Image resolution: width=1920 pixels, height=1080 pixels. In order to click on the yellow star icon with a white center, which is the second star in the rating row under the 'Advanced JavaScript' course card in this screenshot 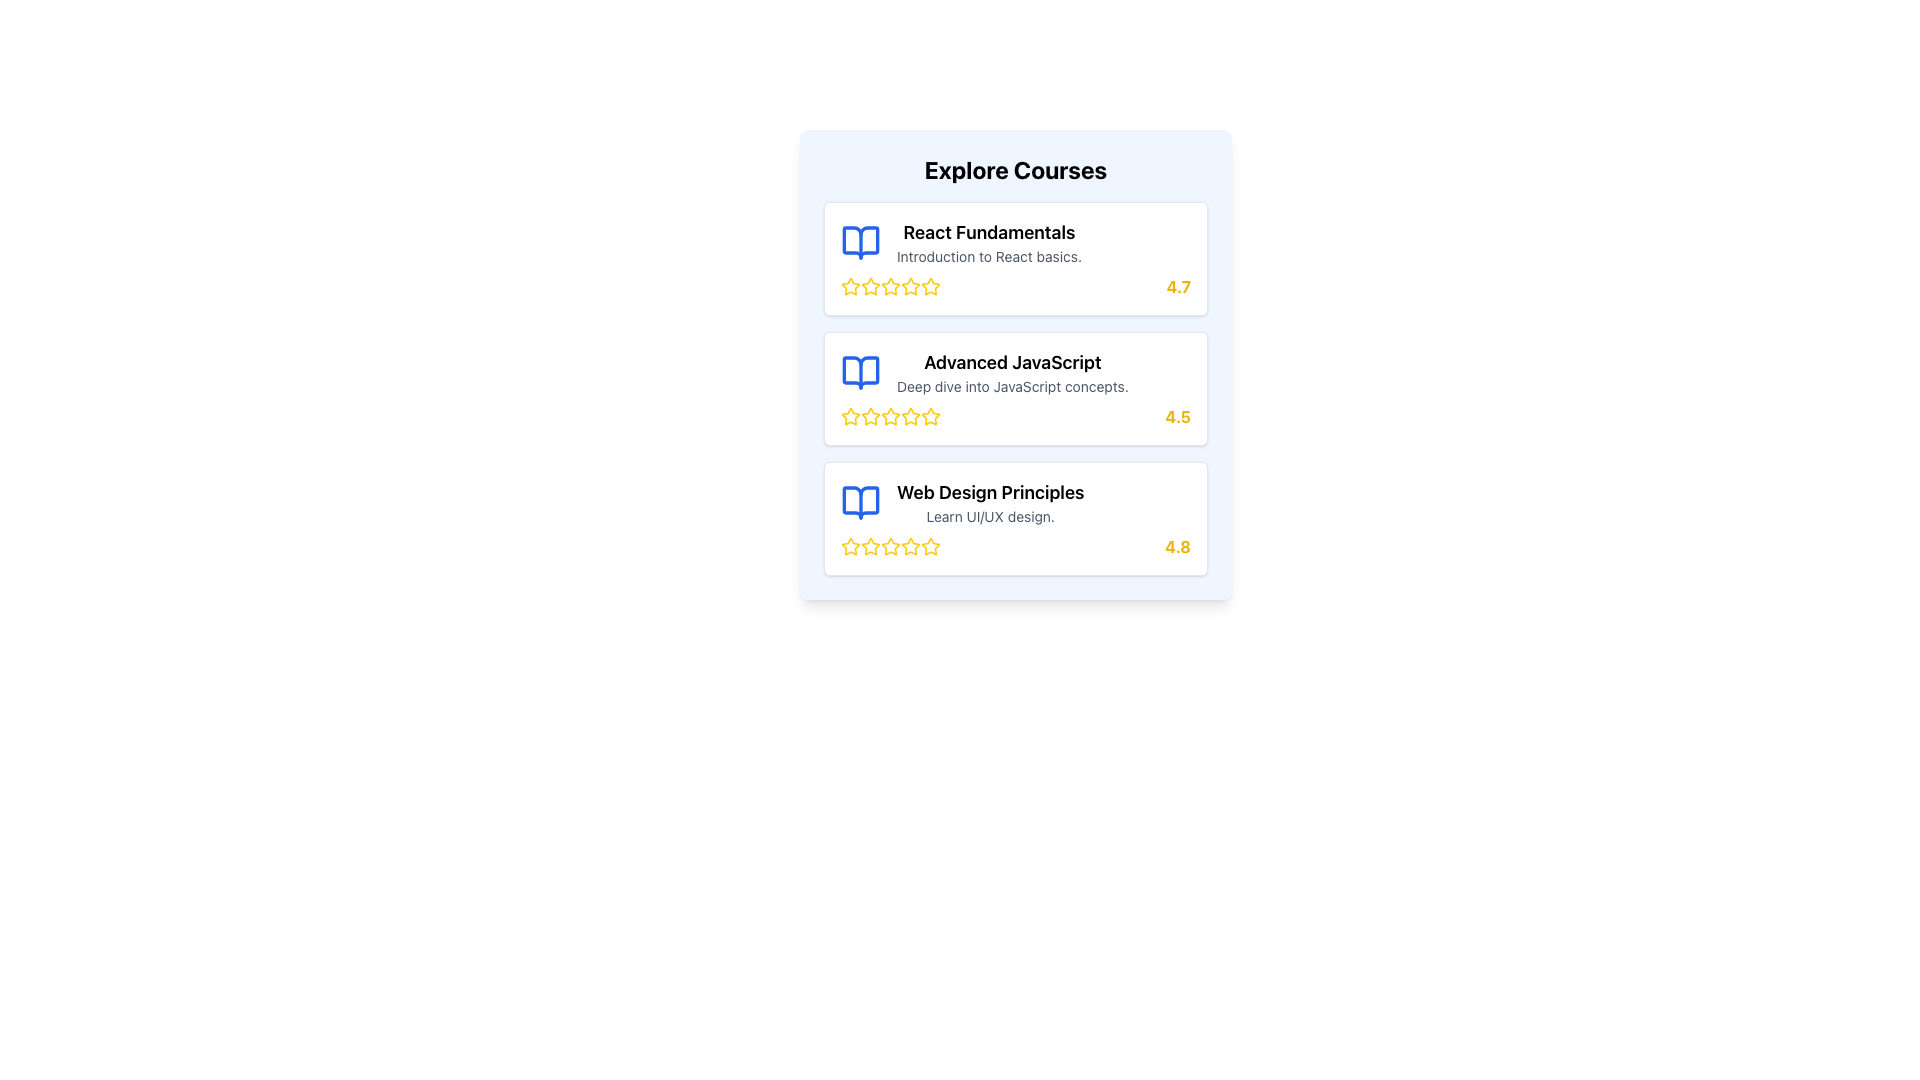, I will do `click(850, 415)`.